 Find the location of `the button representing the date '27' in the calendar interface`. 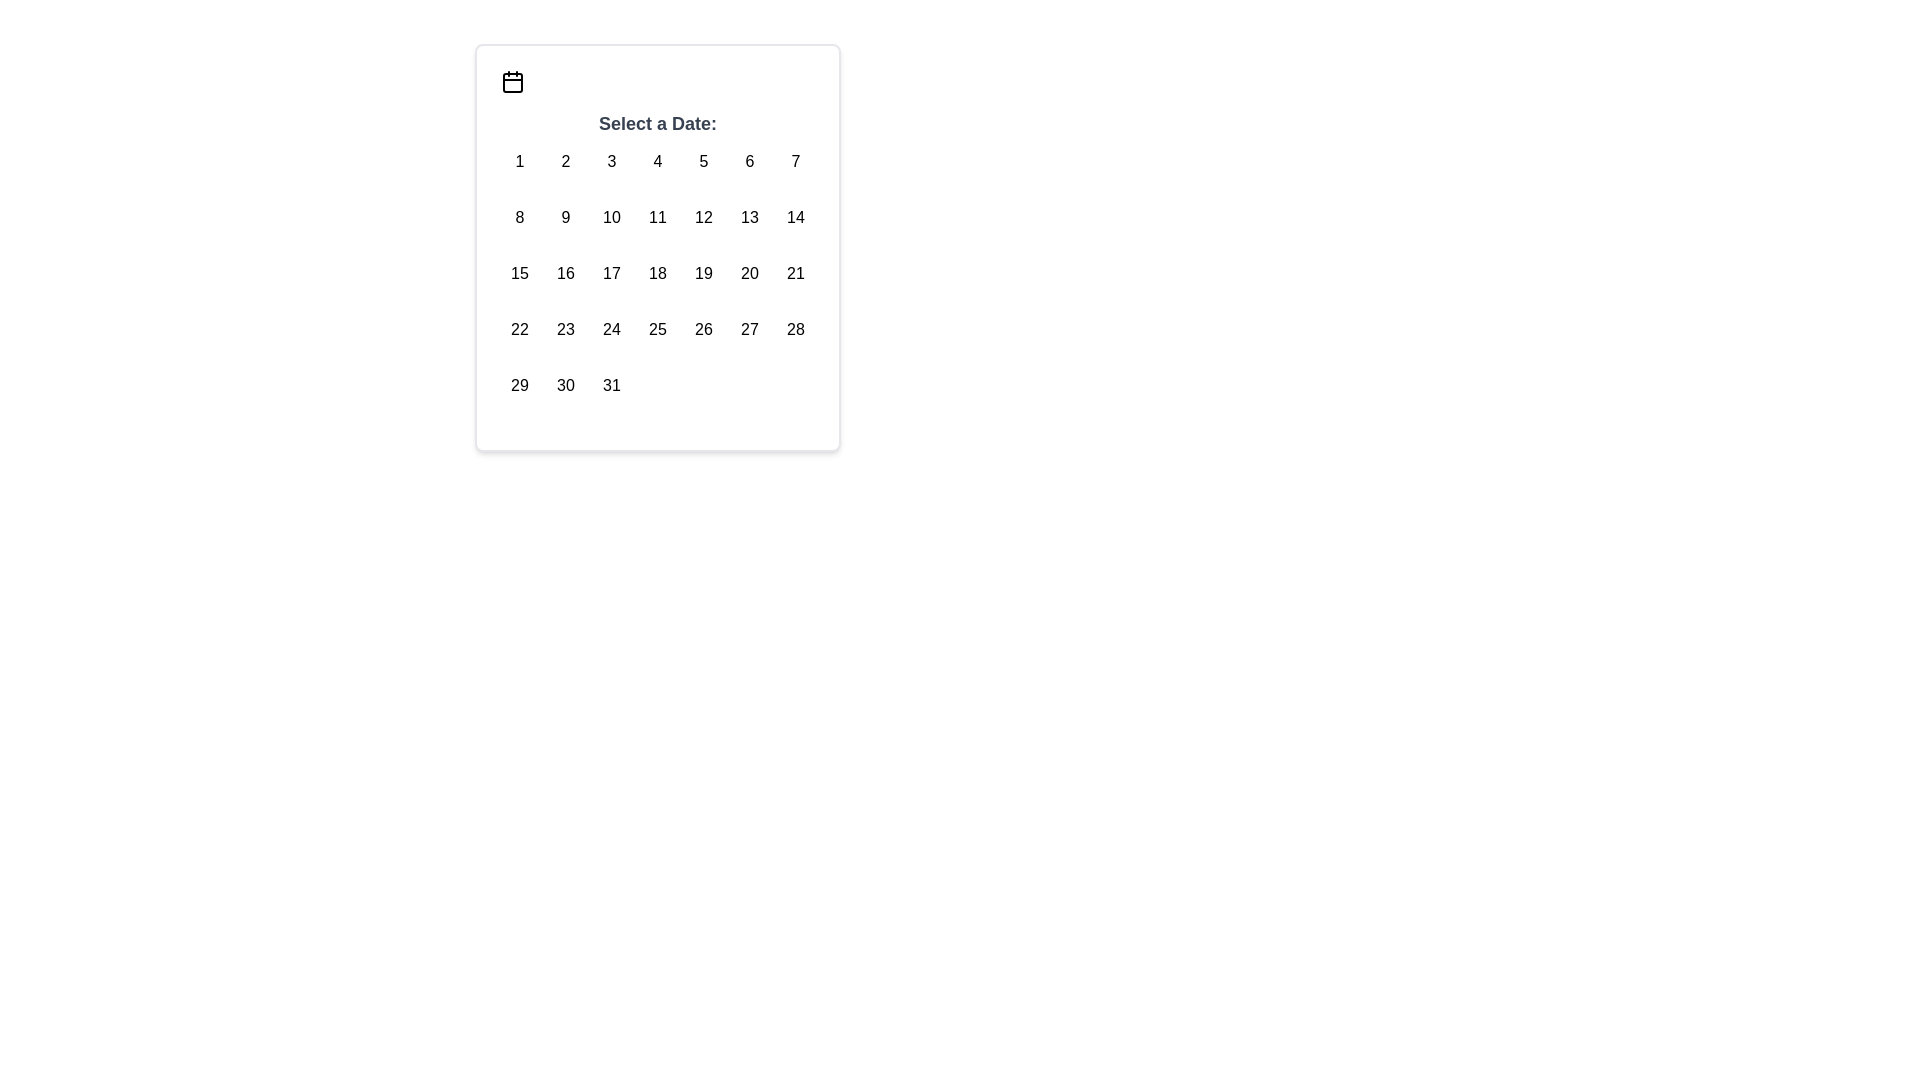

the button representing the date '27' in the calendar interface is located at coordinates (748, 329).